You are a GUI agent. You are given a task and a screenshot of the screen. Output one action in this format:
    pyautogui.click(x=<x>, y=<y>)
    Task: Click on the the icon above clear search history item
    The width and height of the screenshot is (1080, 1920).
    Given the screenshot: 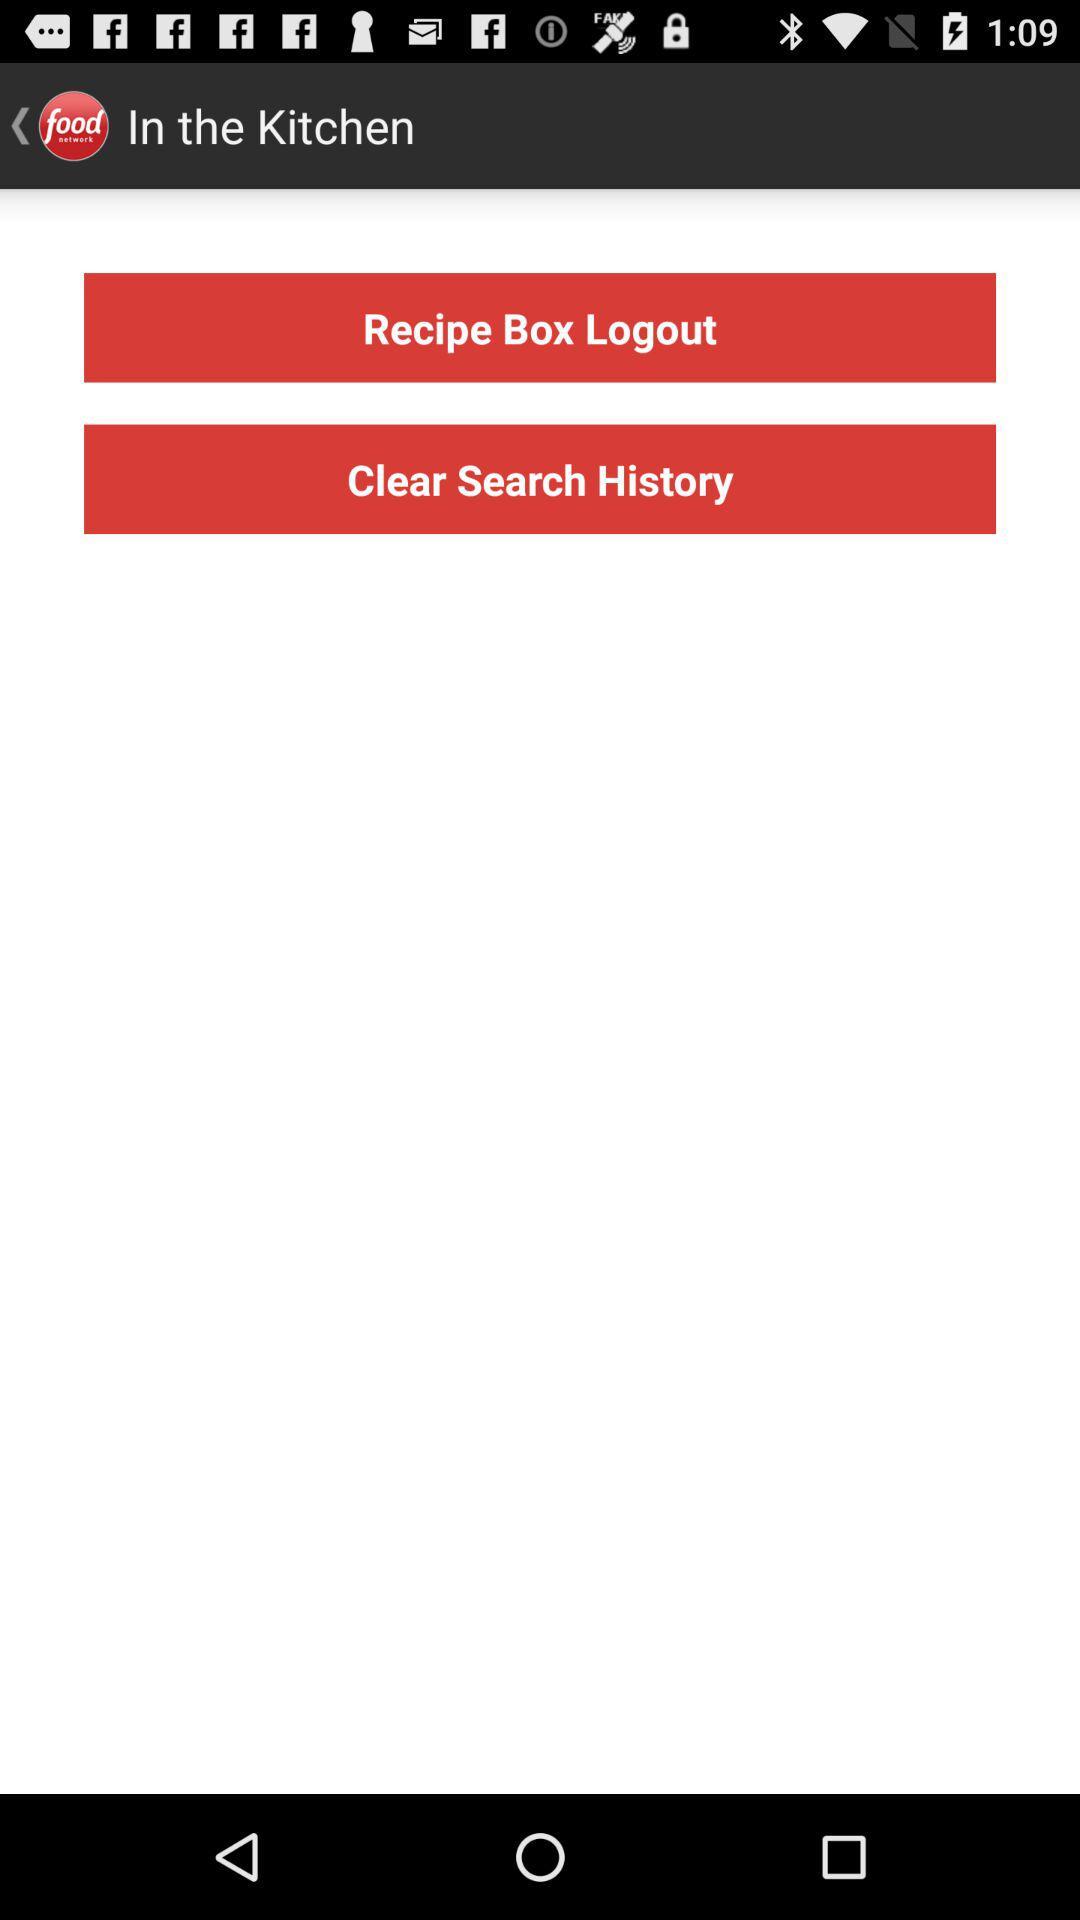 What is the action you would take?
    pyautogui.click(x=540, y=327)
    